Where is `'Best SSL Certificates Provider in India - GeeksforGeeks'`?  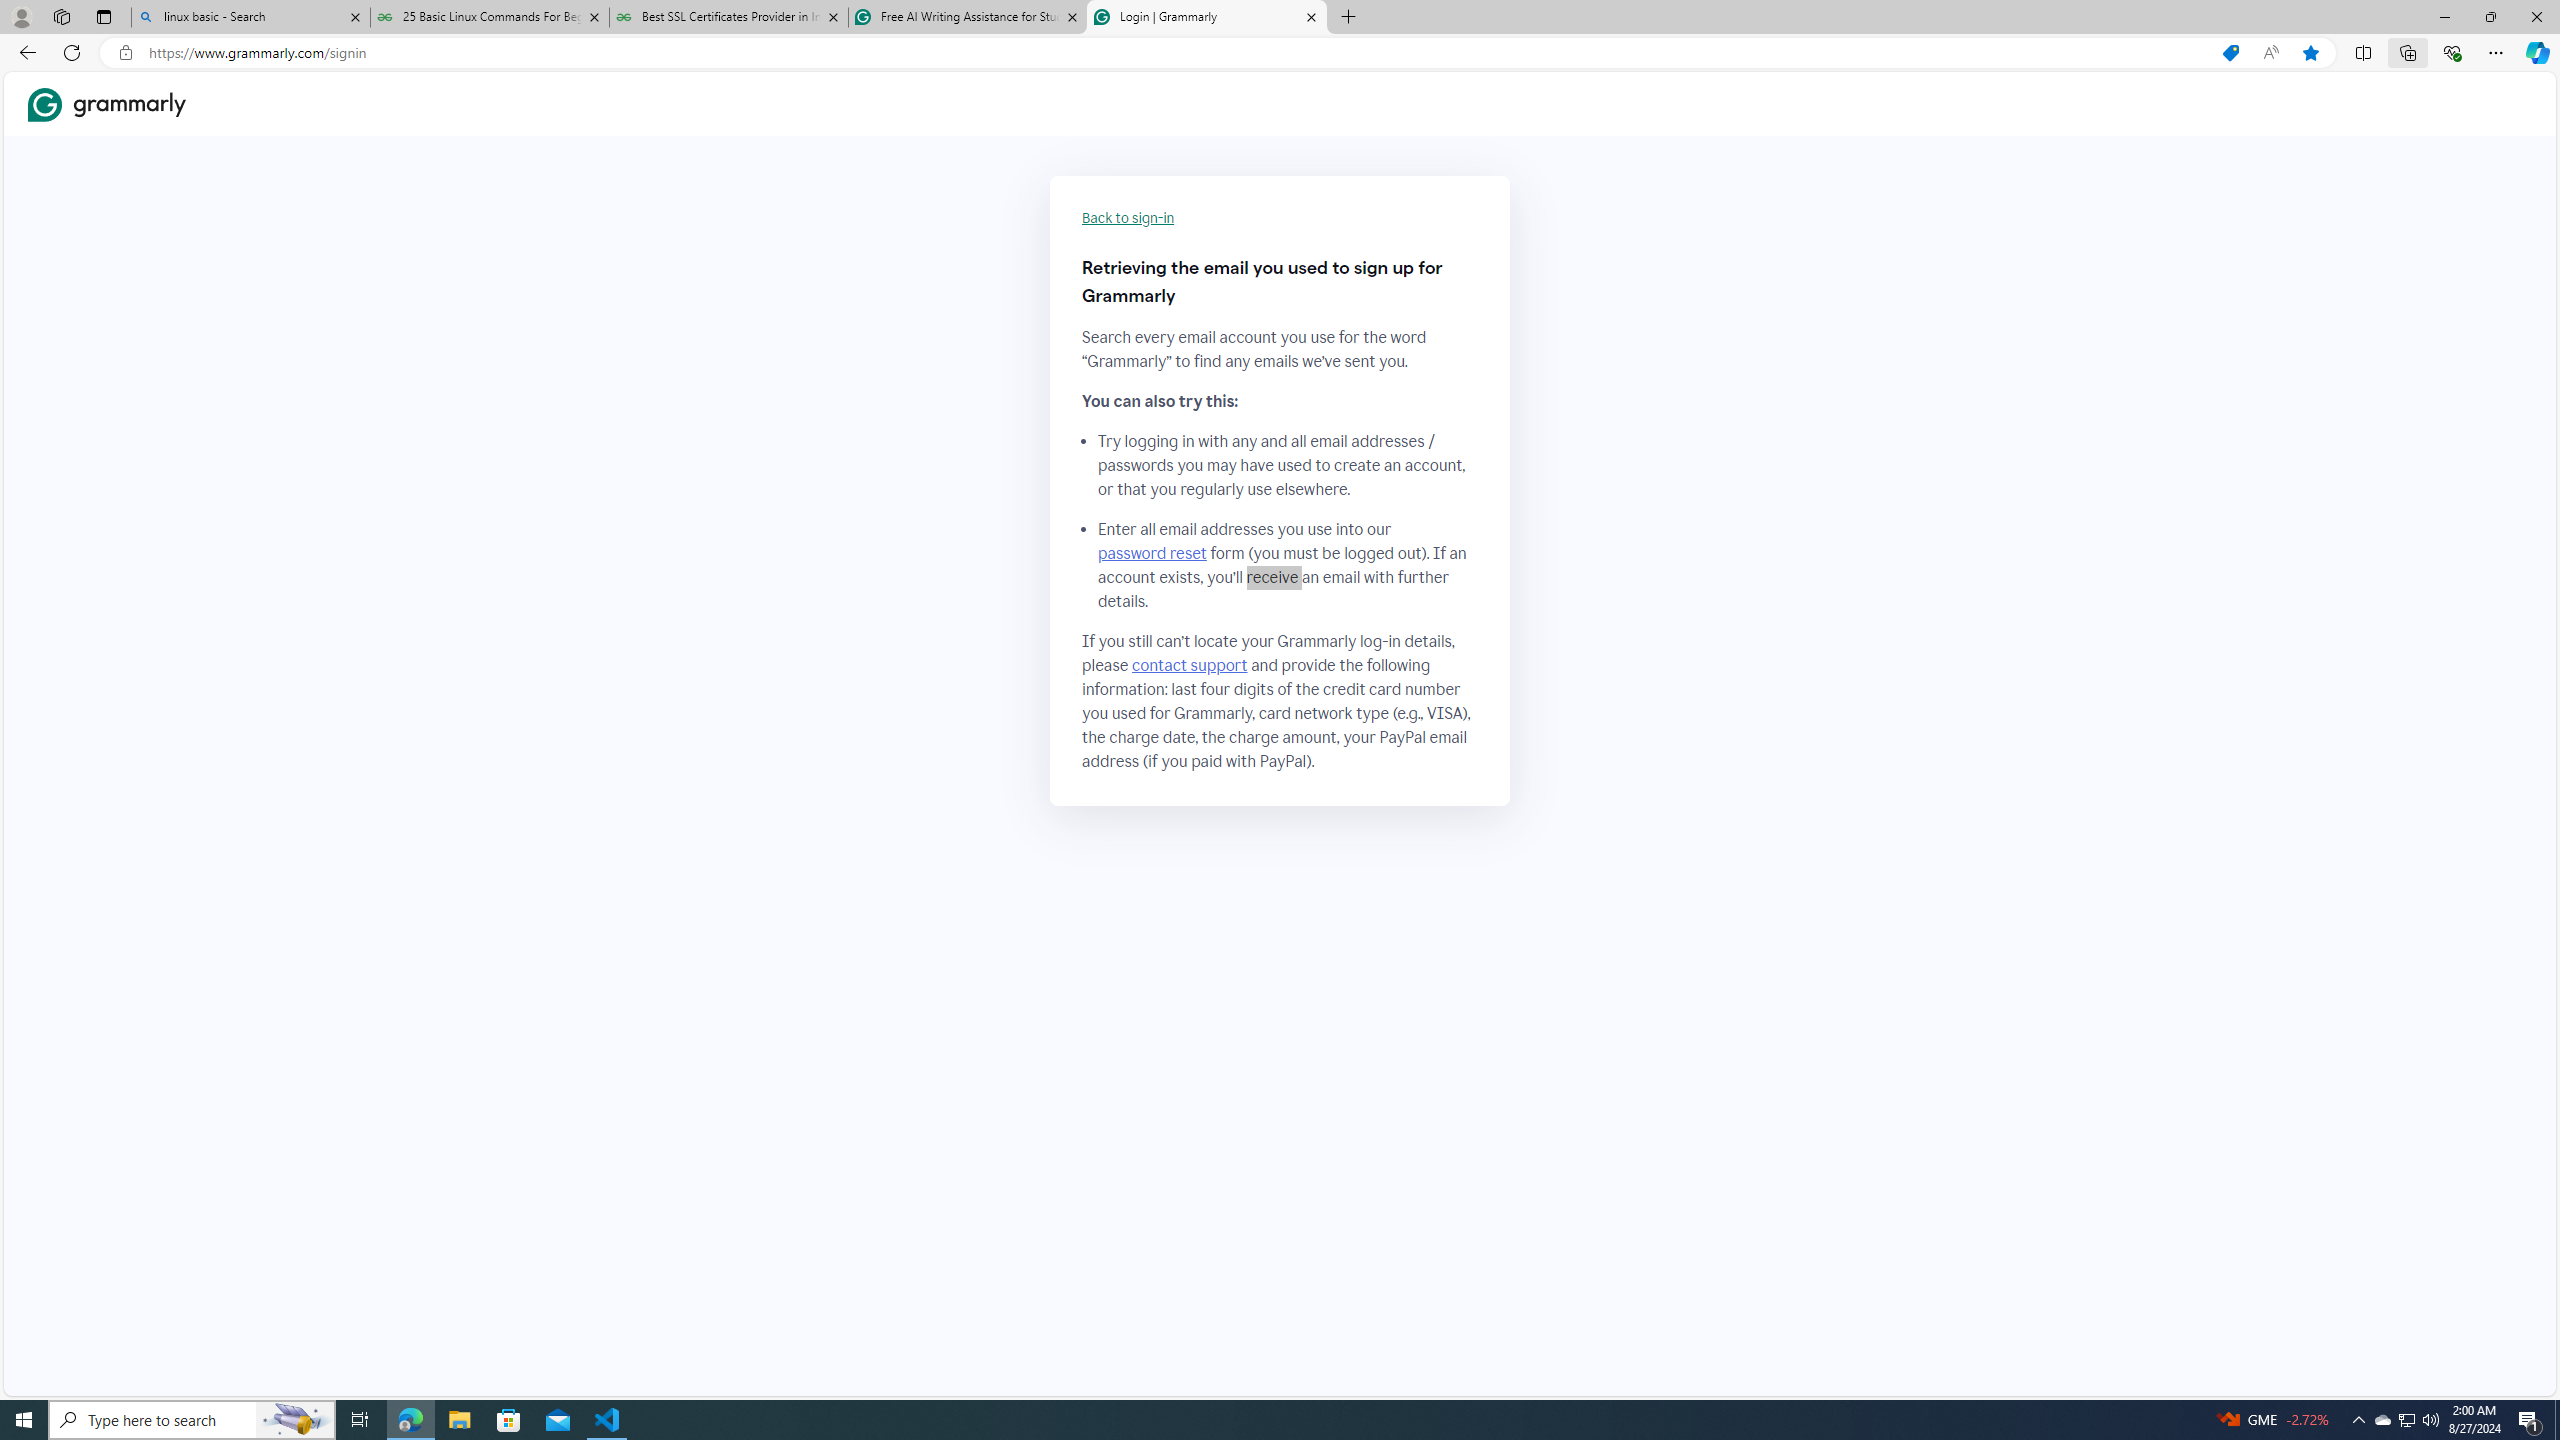 'Best SSL Certificates Provider in India - GeeksforGeeks' is located at coordinates (729, 16).